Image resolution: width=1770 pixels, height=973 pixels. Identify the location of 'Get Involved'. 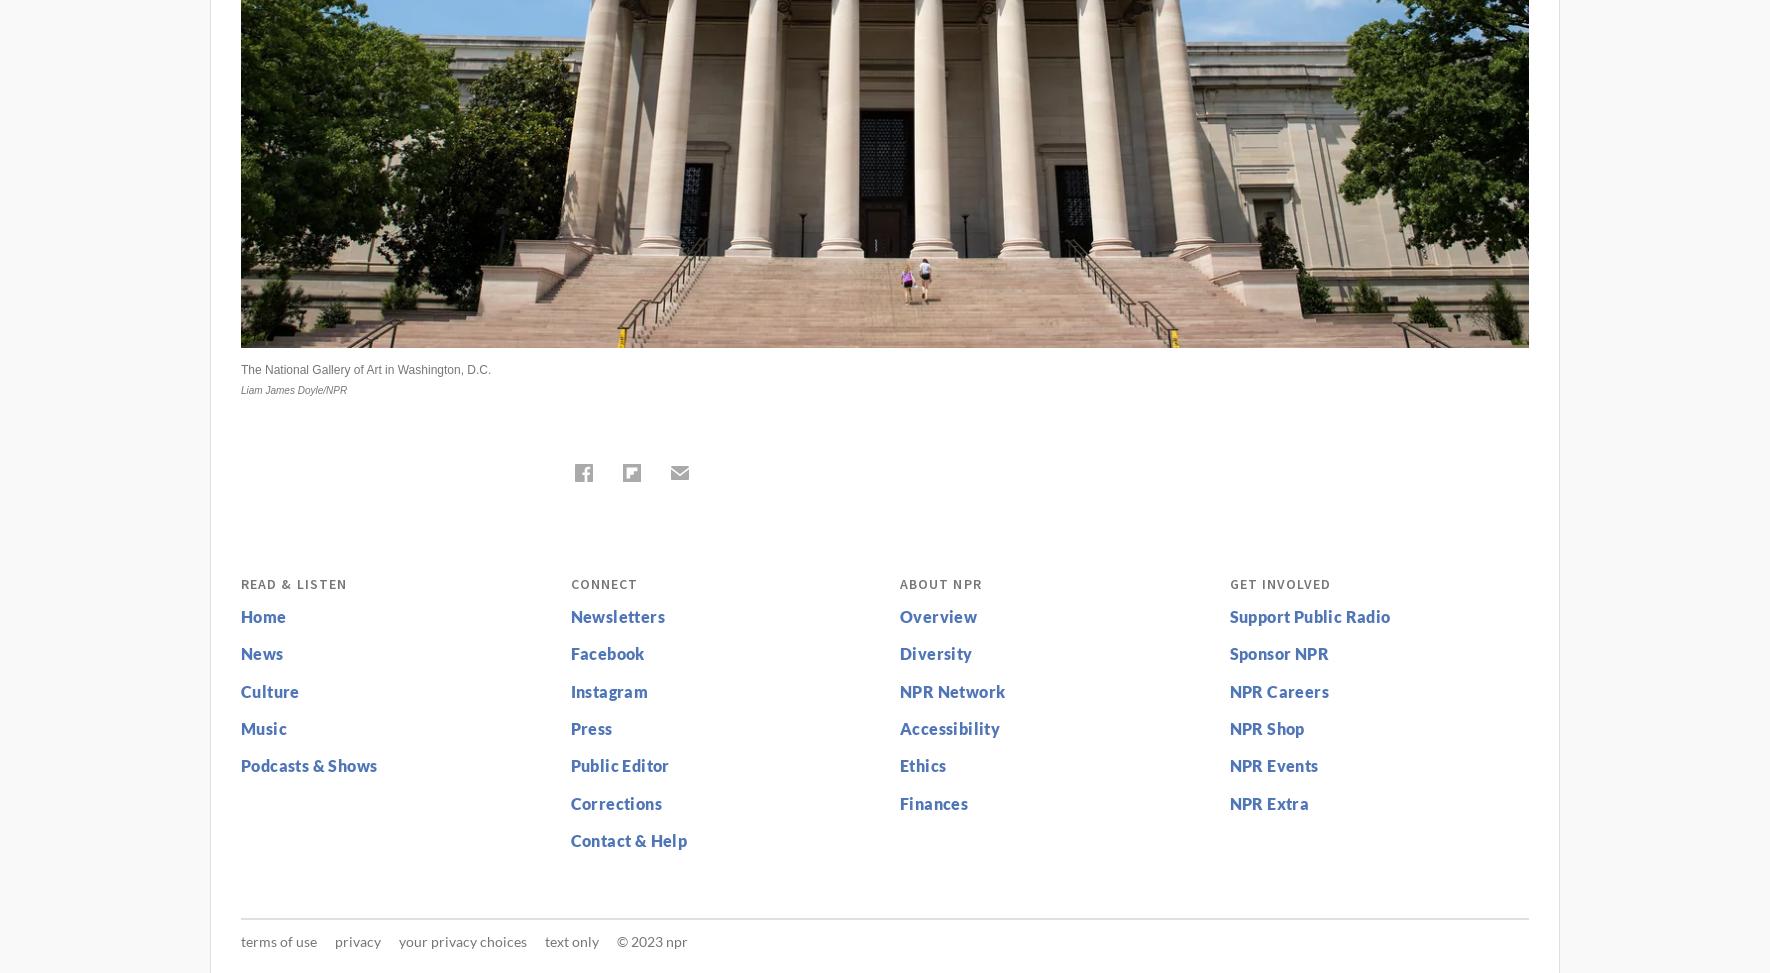
(1279, 583).